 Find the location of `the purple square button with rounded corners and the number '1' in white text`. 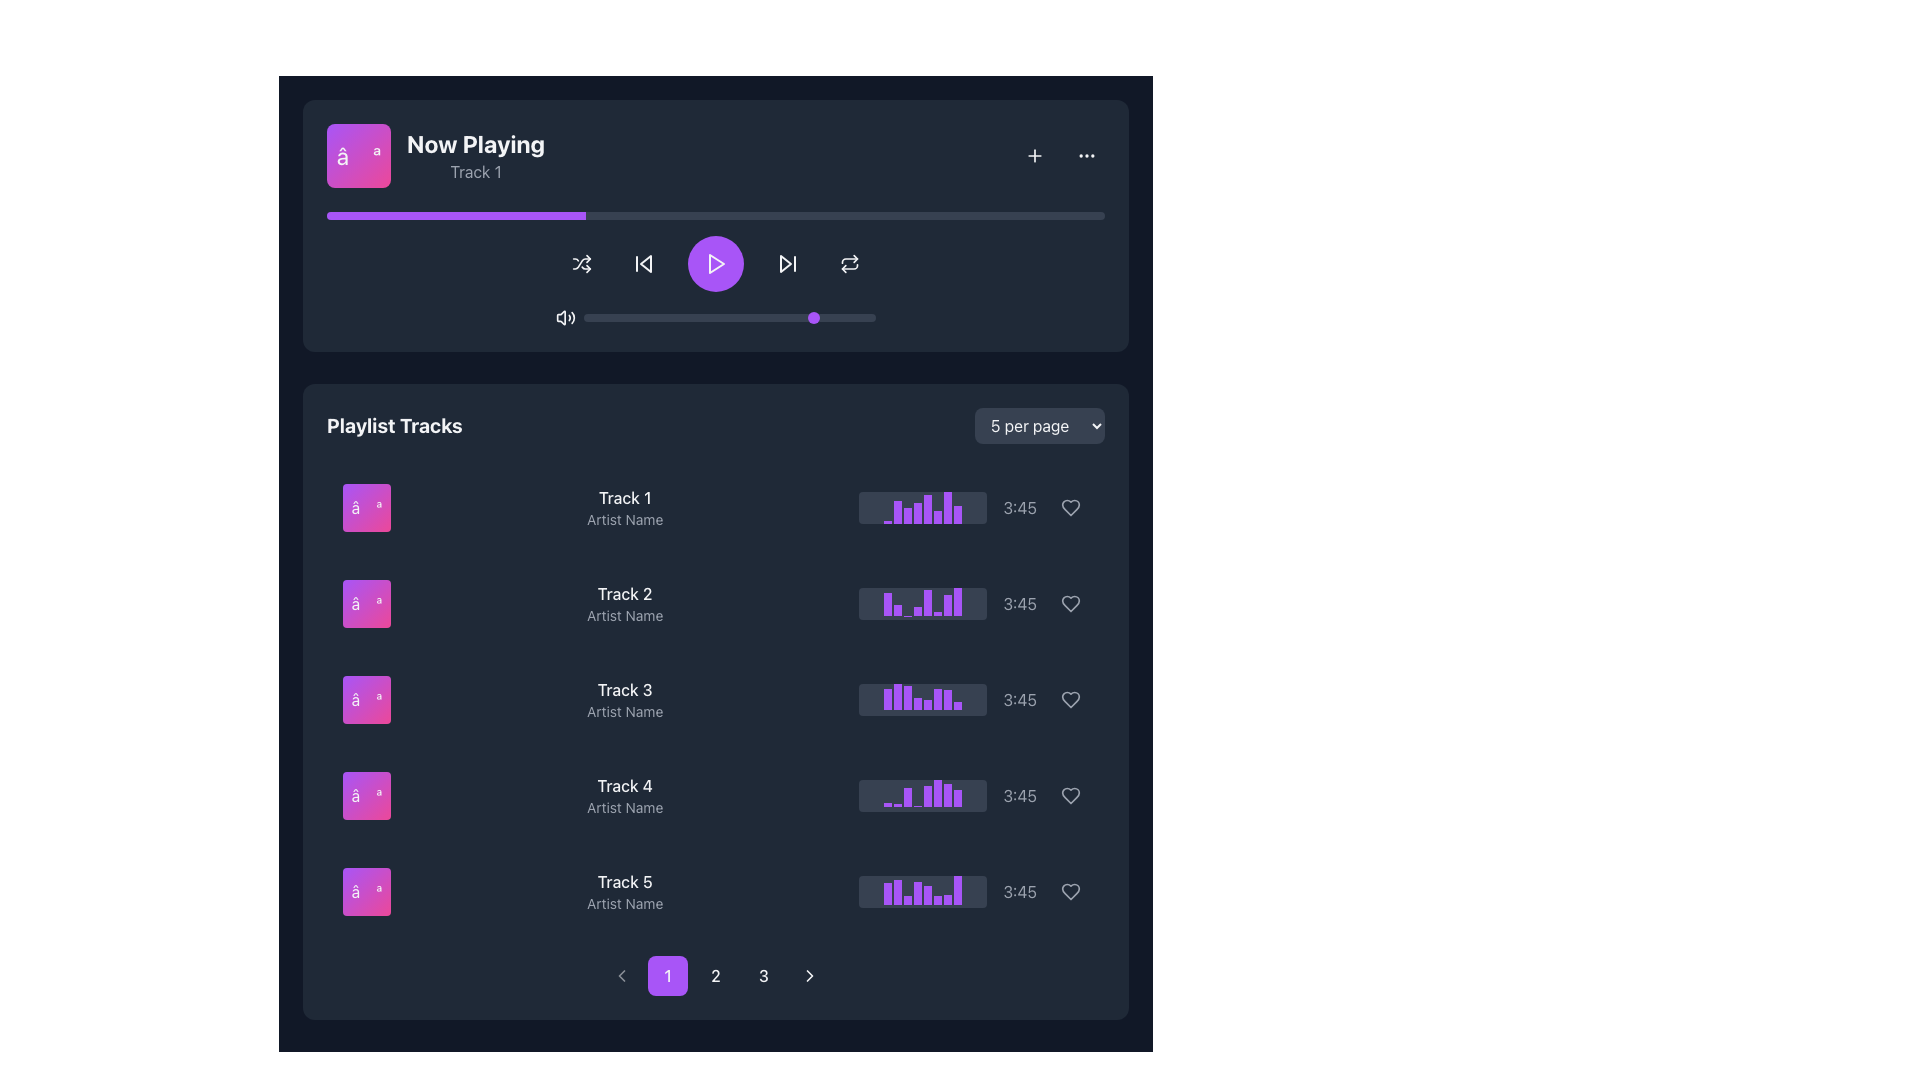

the purple square button with rounded corners and the number '1' in white text is located at coordinates (667, 974).